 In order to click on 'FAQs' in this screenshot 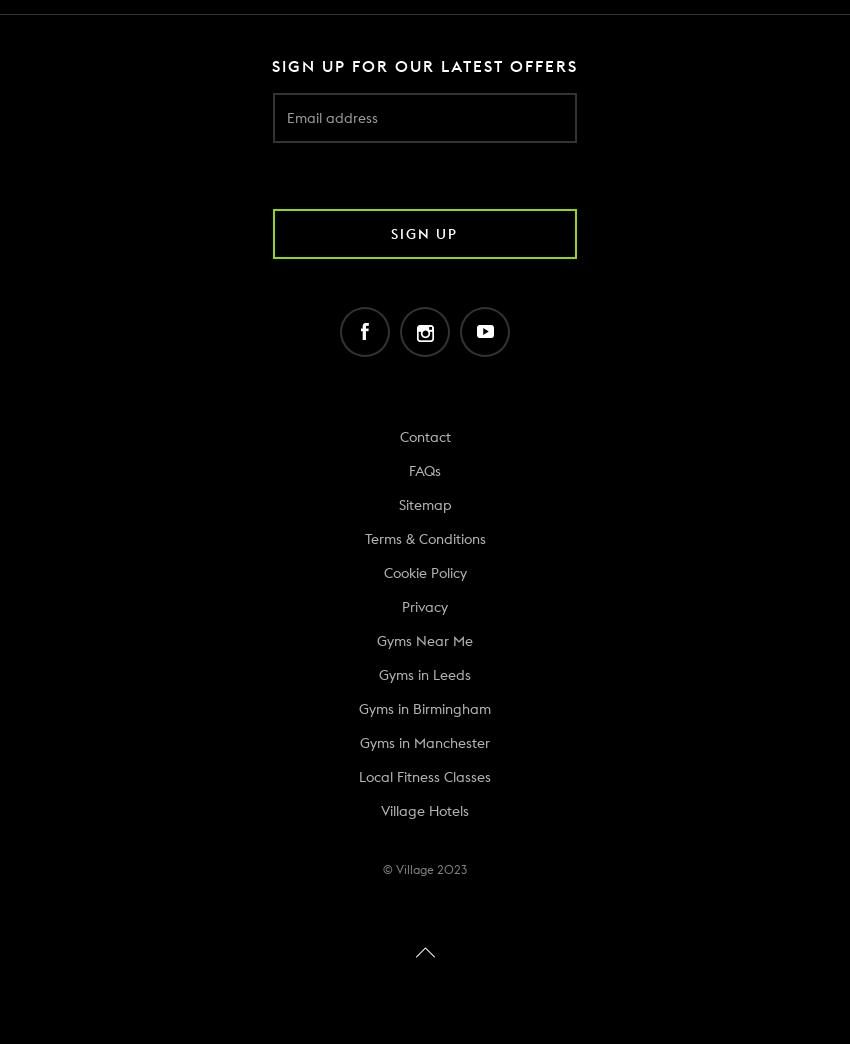, I will do `click(425, 470)`.